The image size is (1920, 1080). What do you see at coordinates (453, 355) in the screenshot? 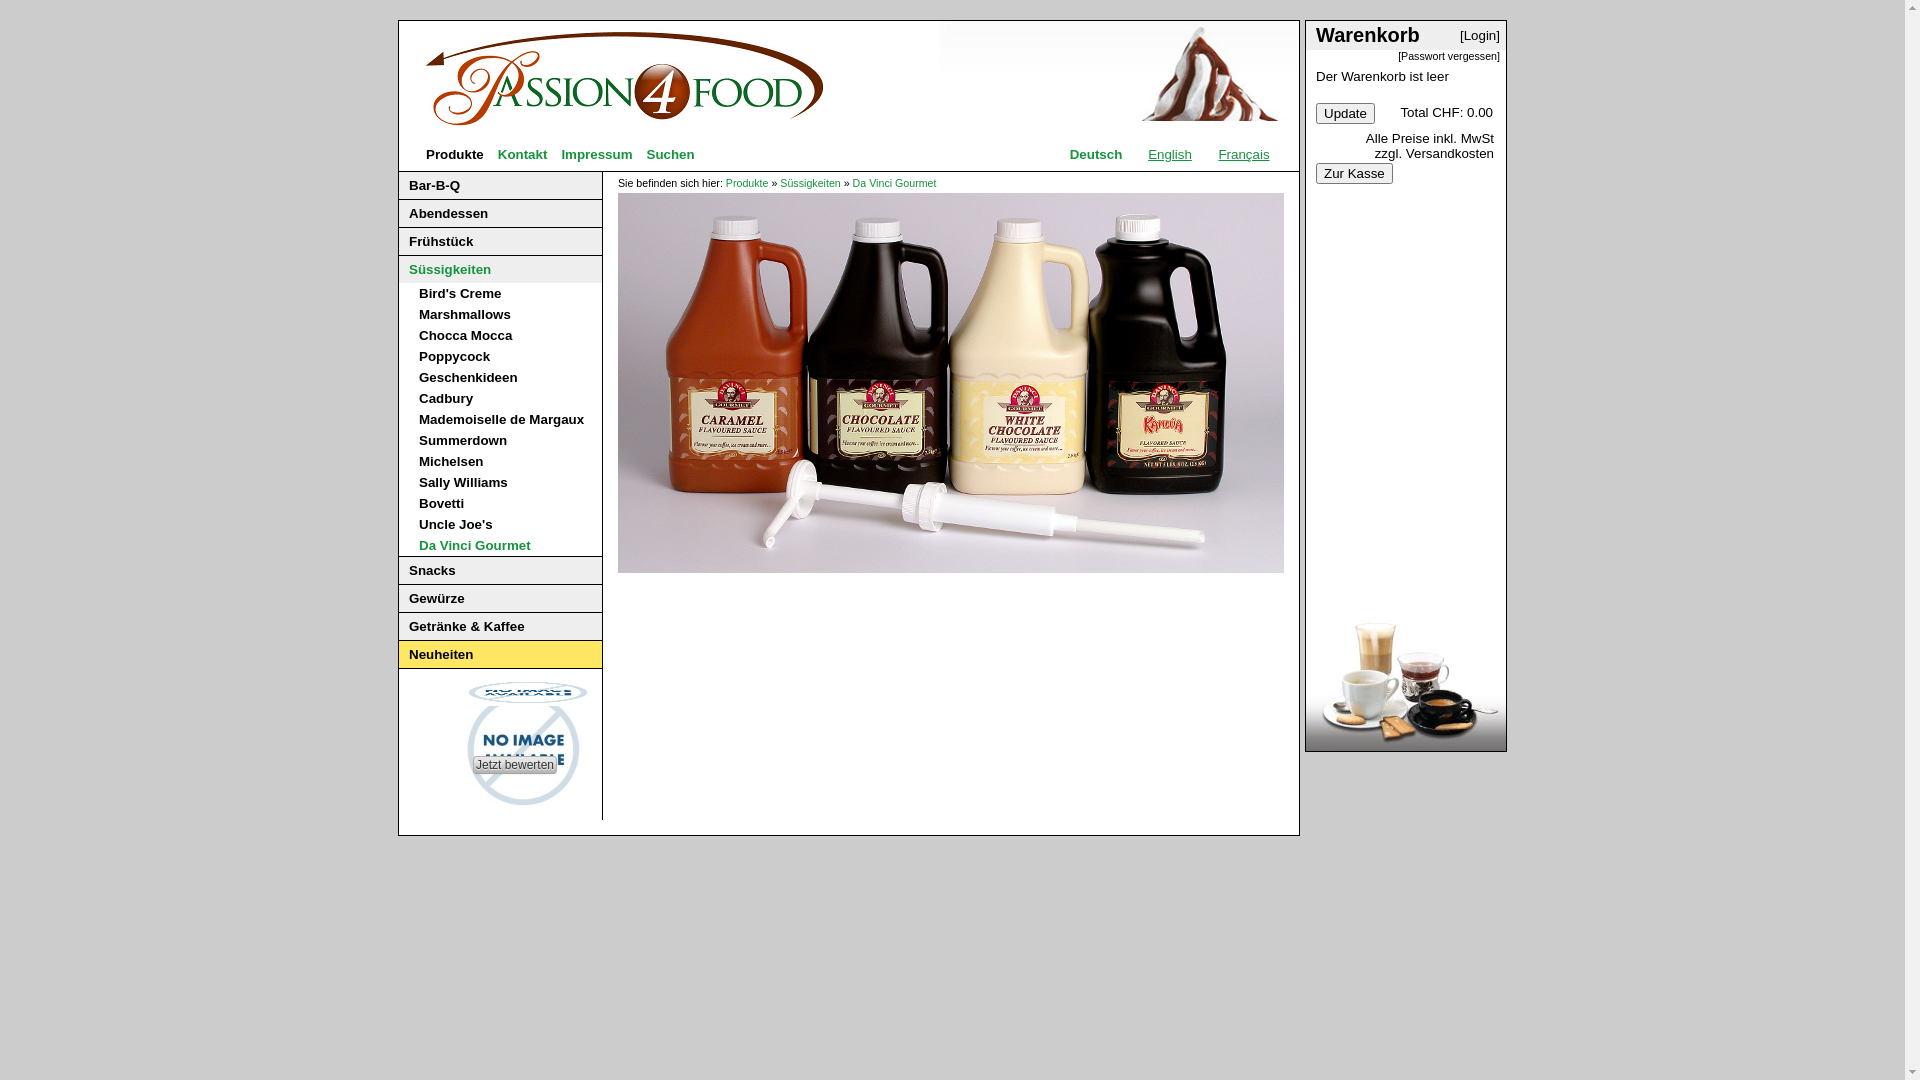
I see `'Poppycock'` at bounding box center [453, 355].